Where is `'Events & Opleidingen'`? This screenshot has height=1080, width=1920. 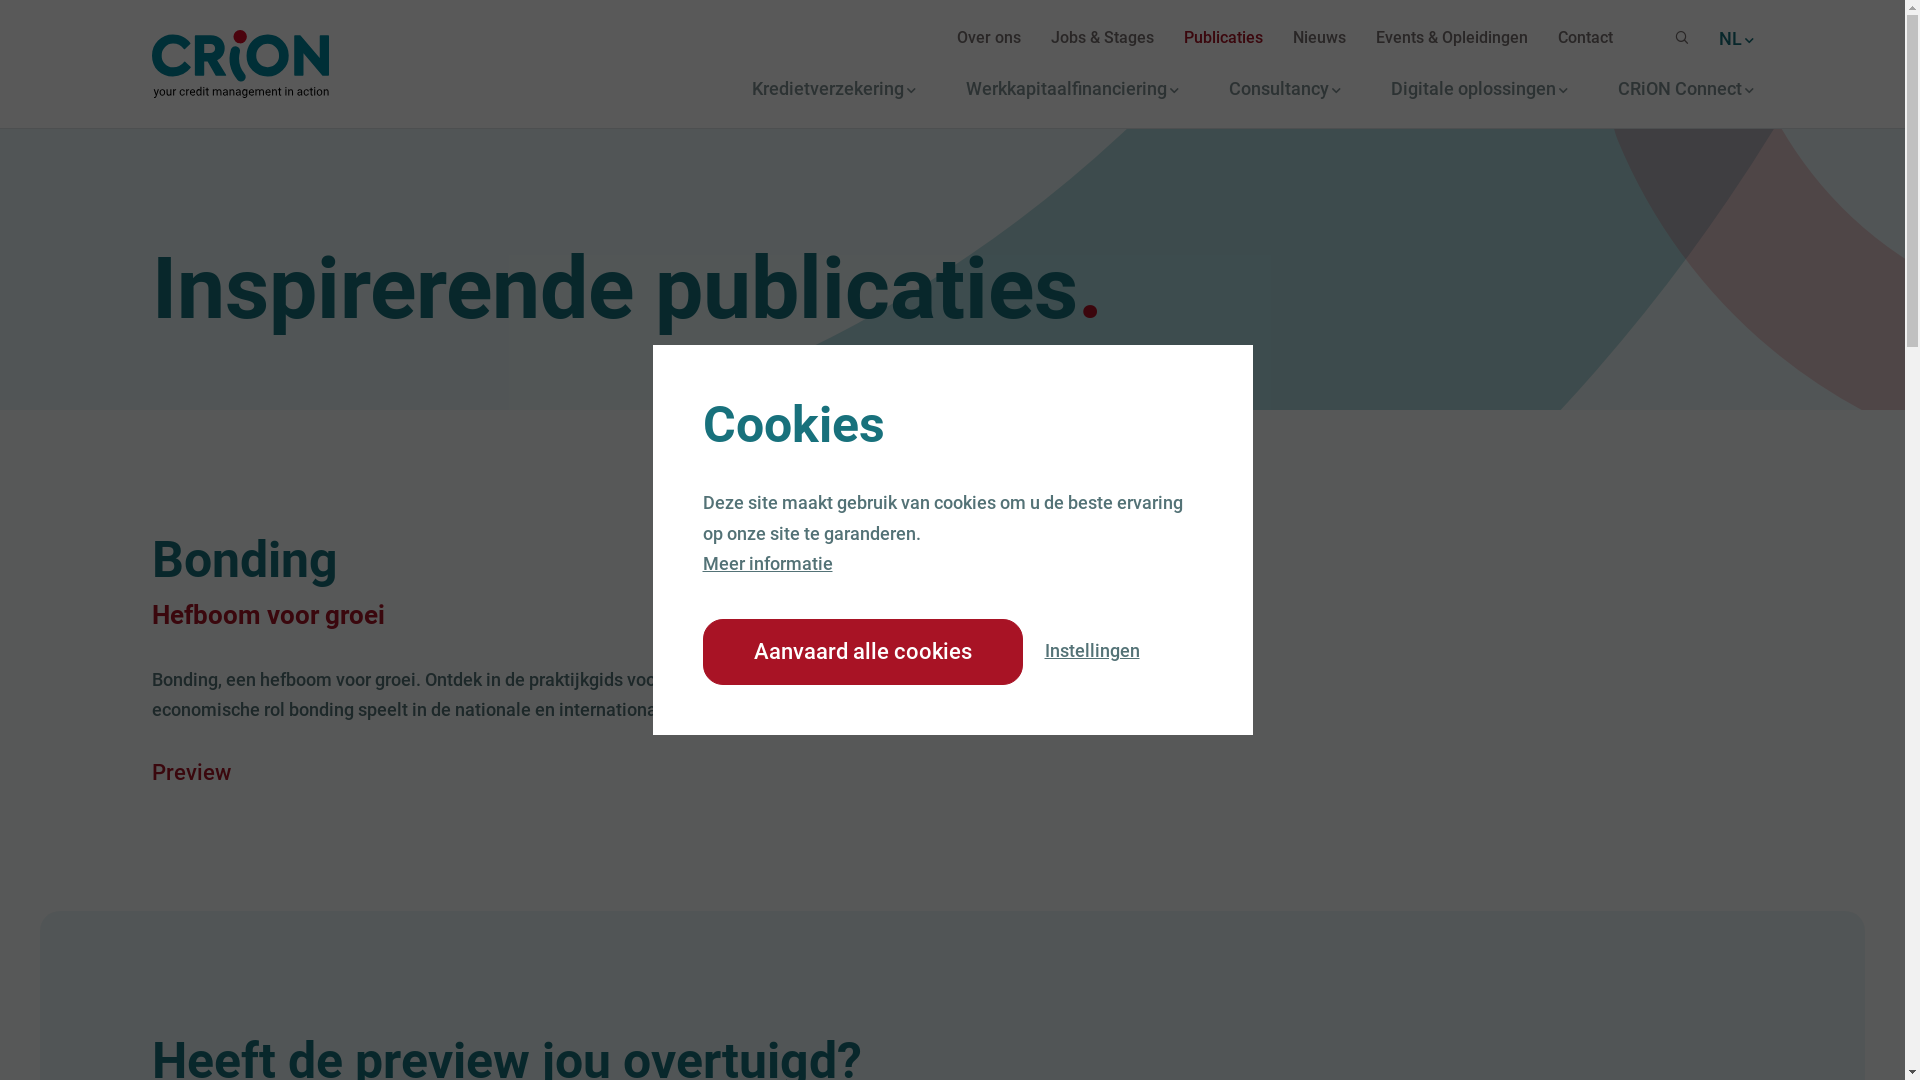 'Events & Opleidingen' is located at coordinates (1451, 38).